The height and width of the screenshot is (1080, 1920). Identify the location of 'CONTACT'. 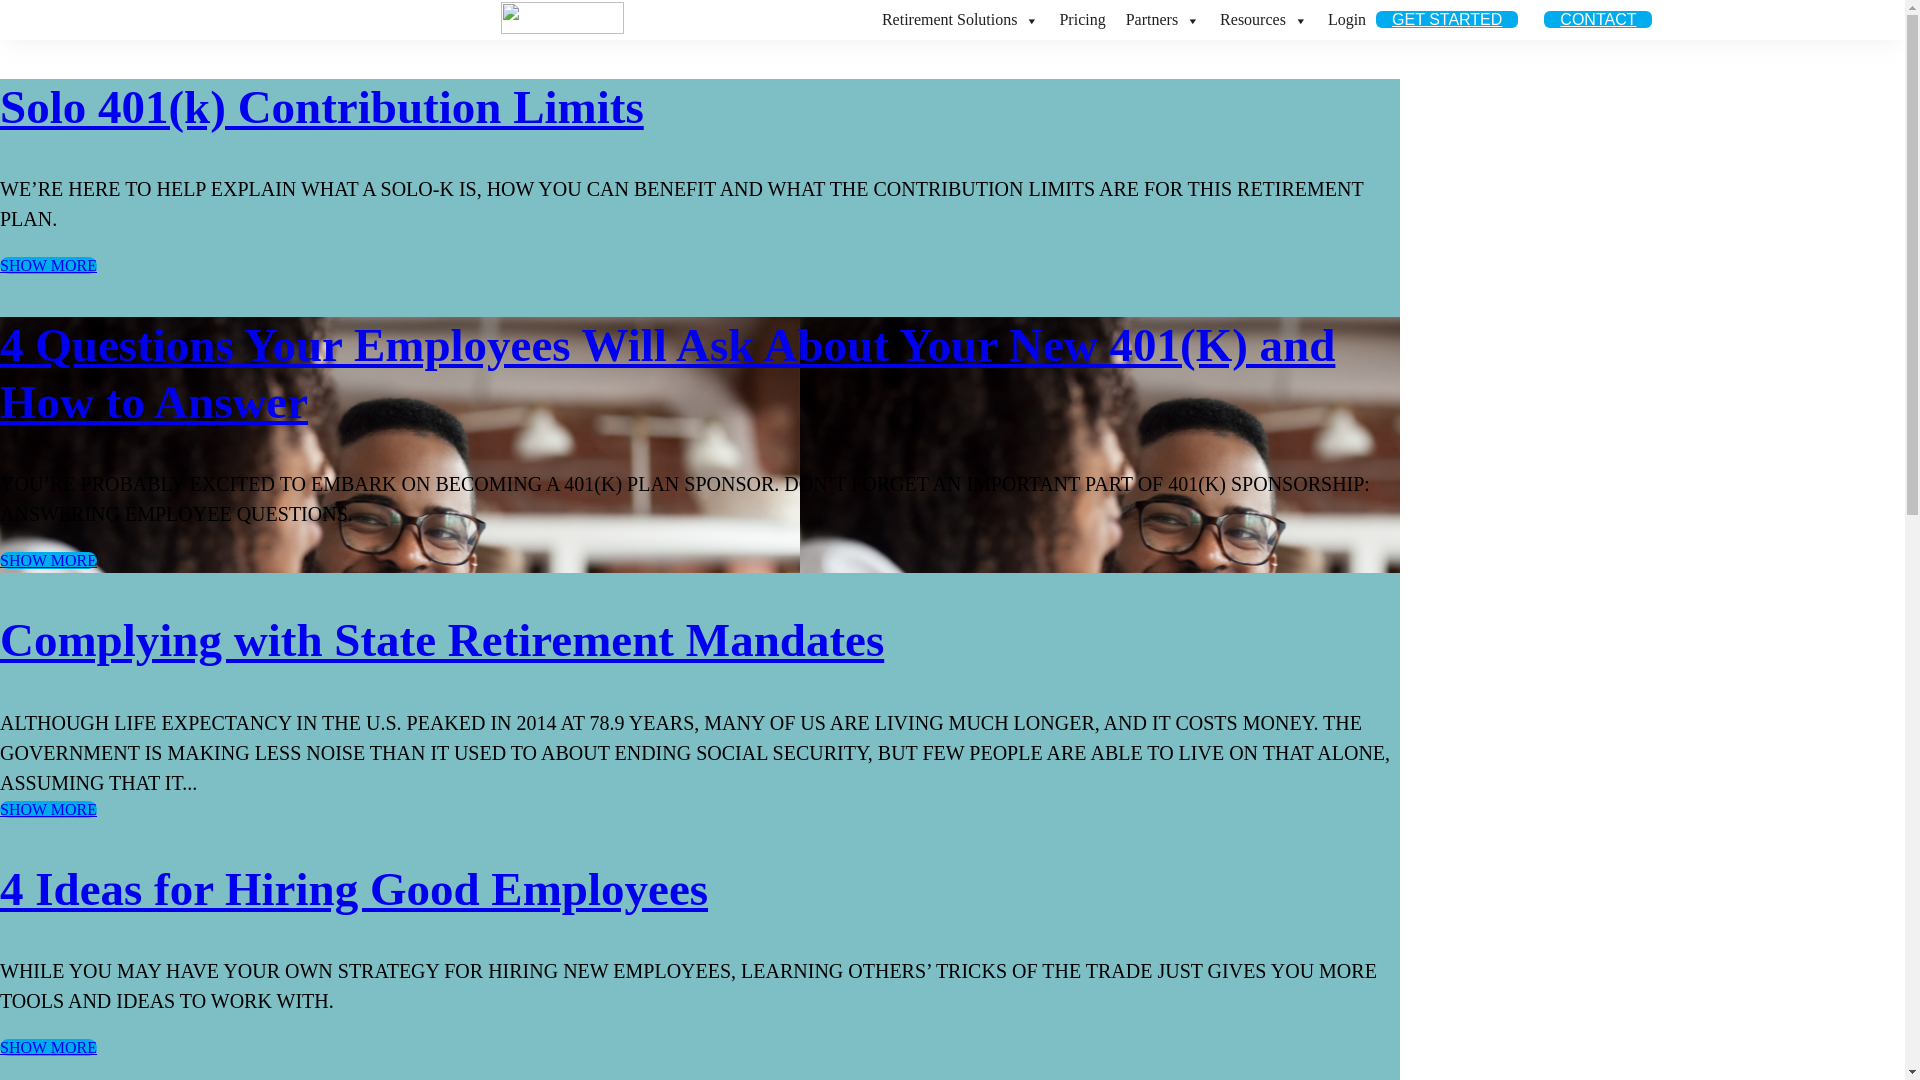
(1597, 19).